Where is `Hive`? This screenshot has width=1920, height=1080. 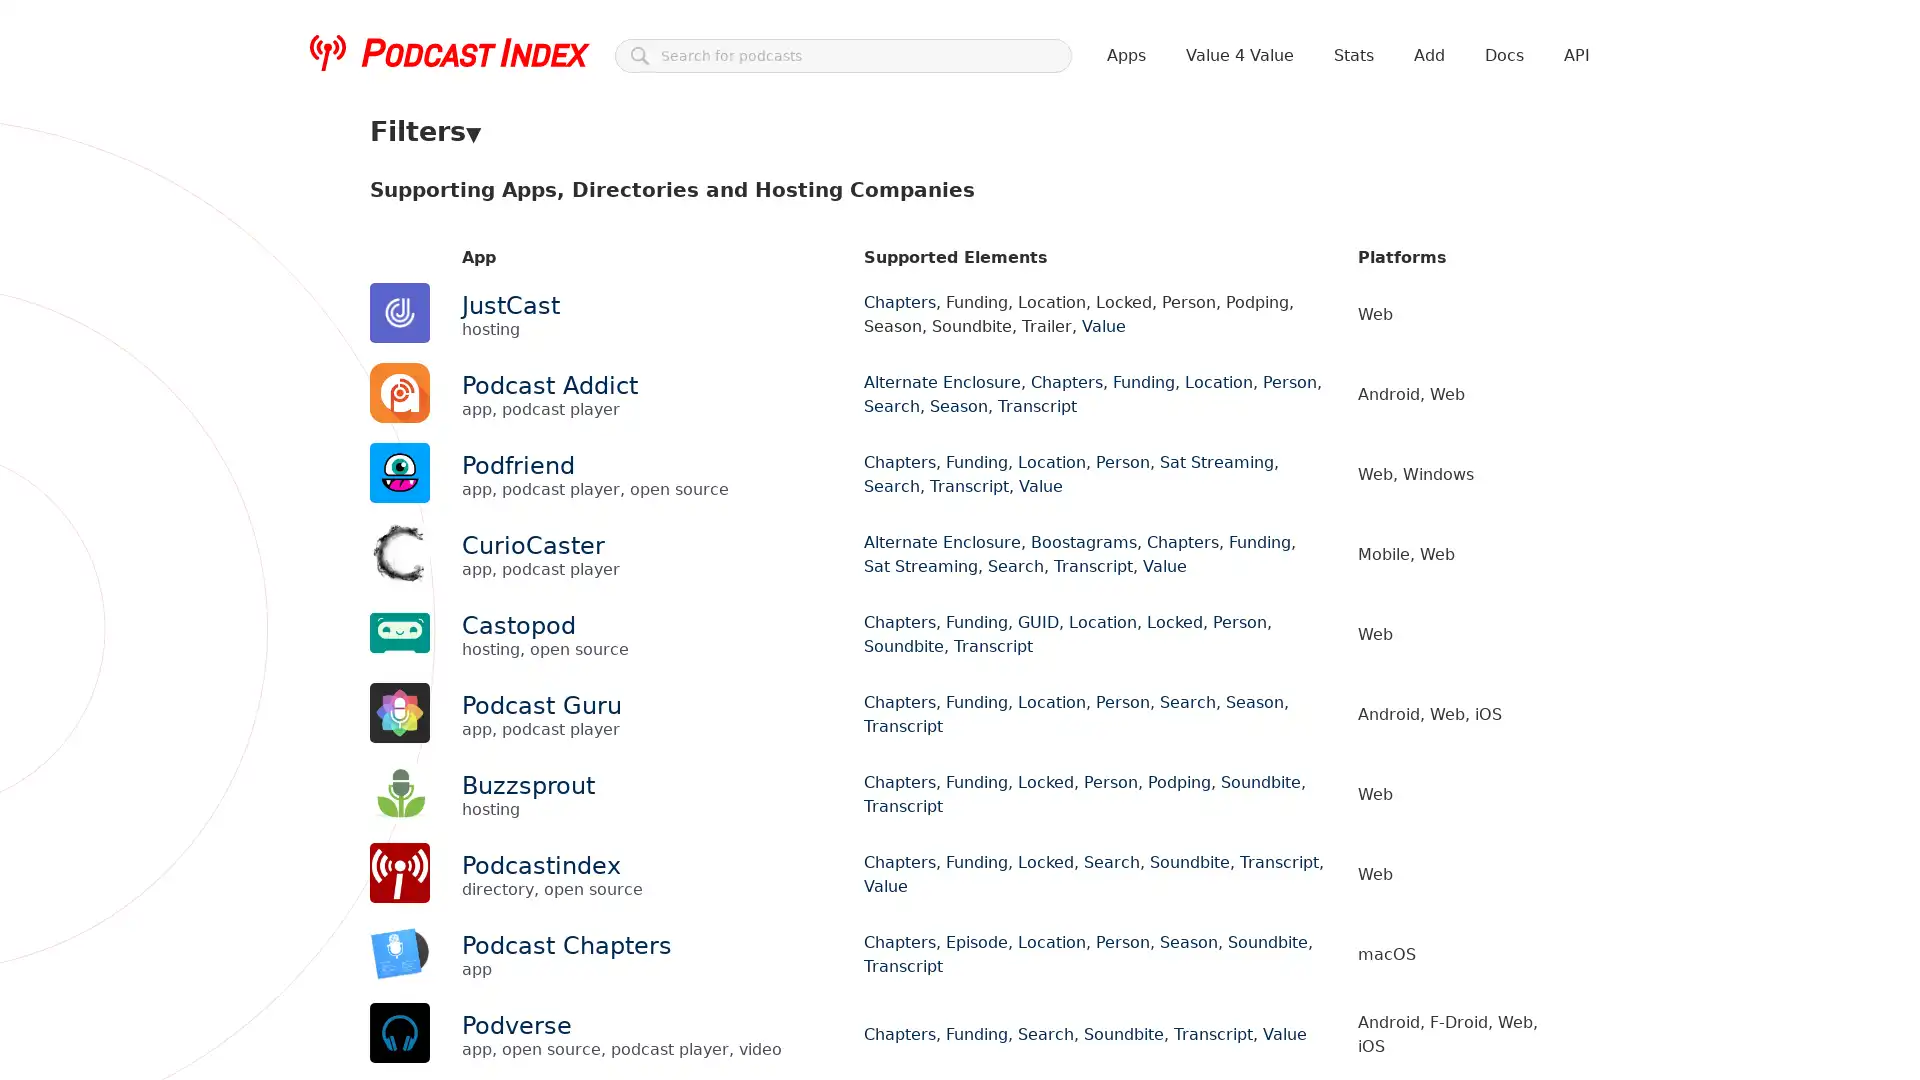
Hive is located at coordinates (936, 410).